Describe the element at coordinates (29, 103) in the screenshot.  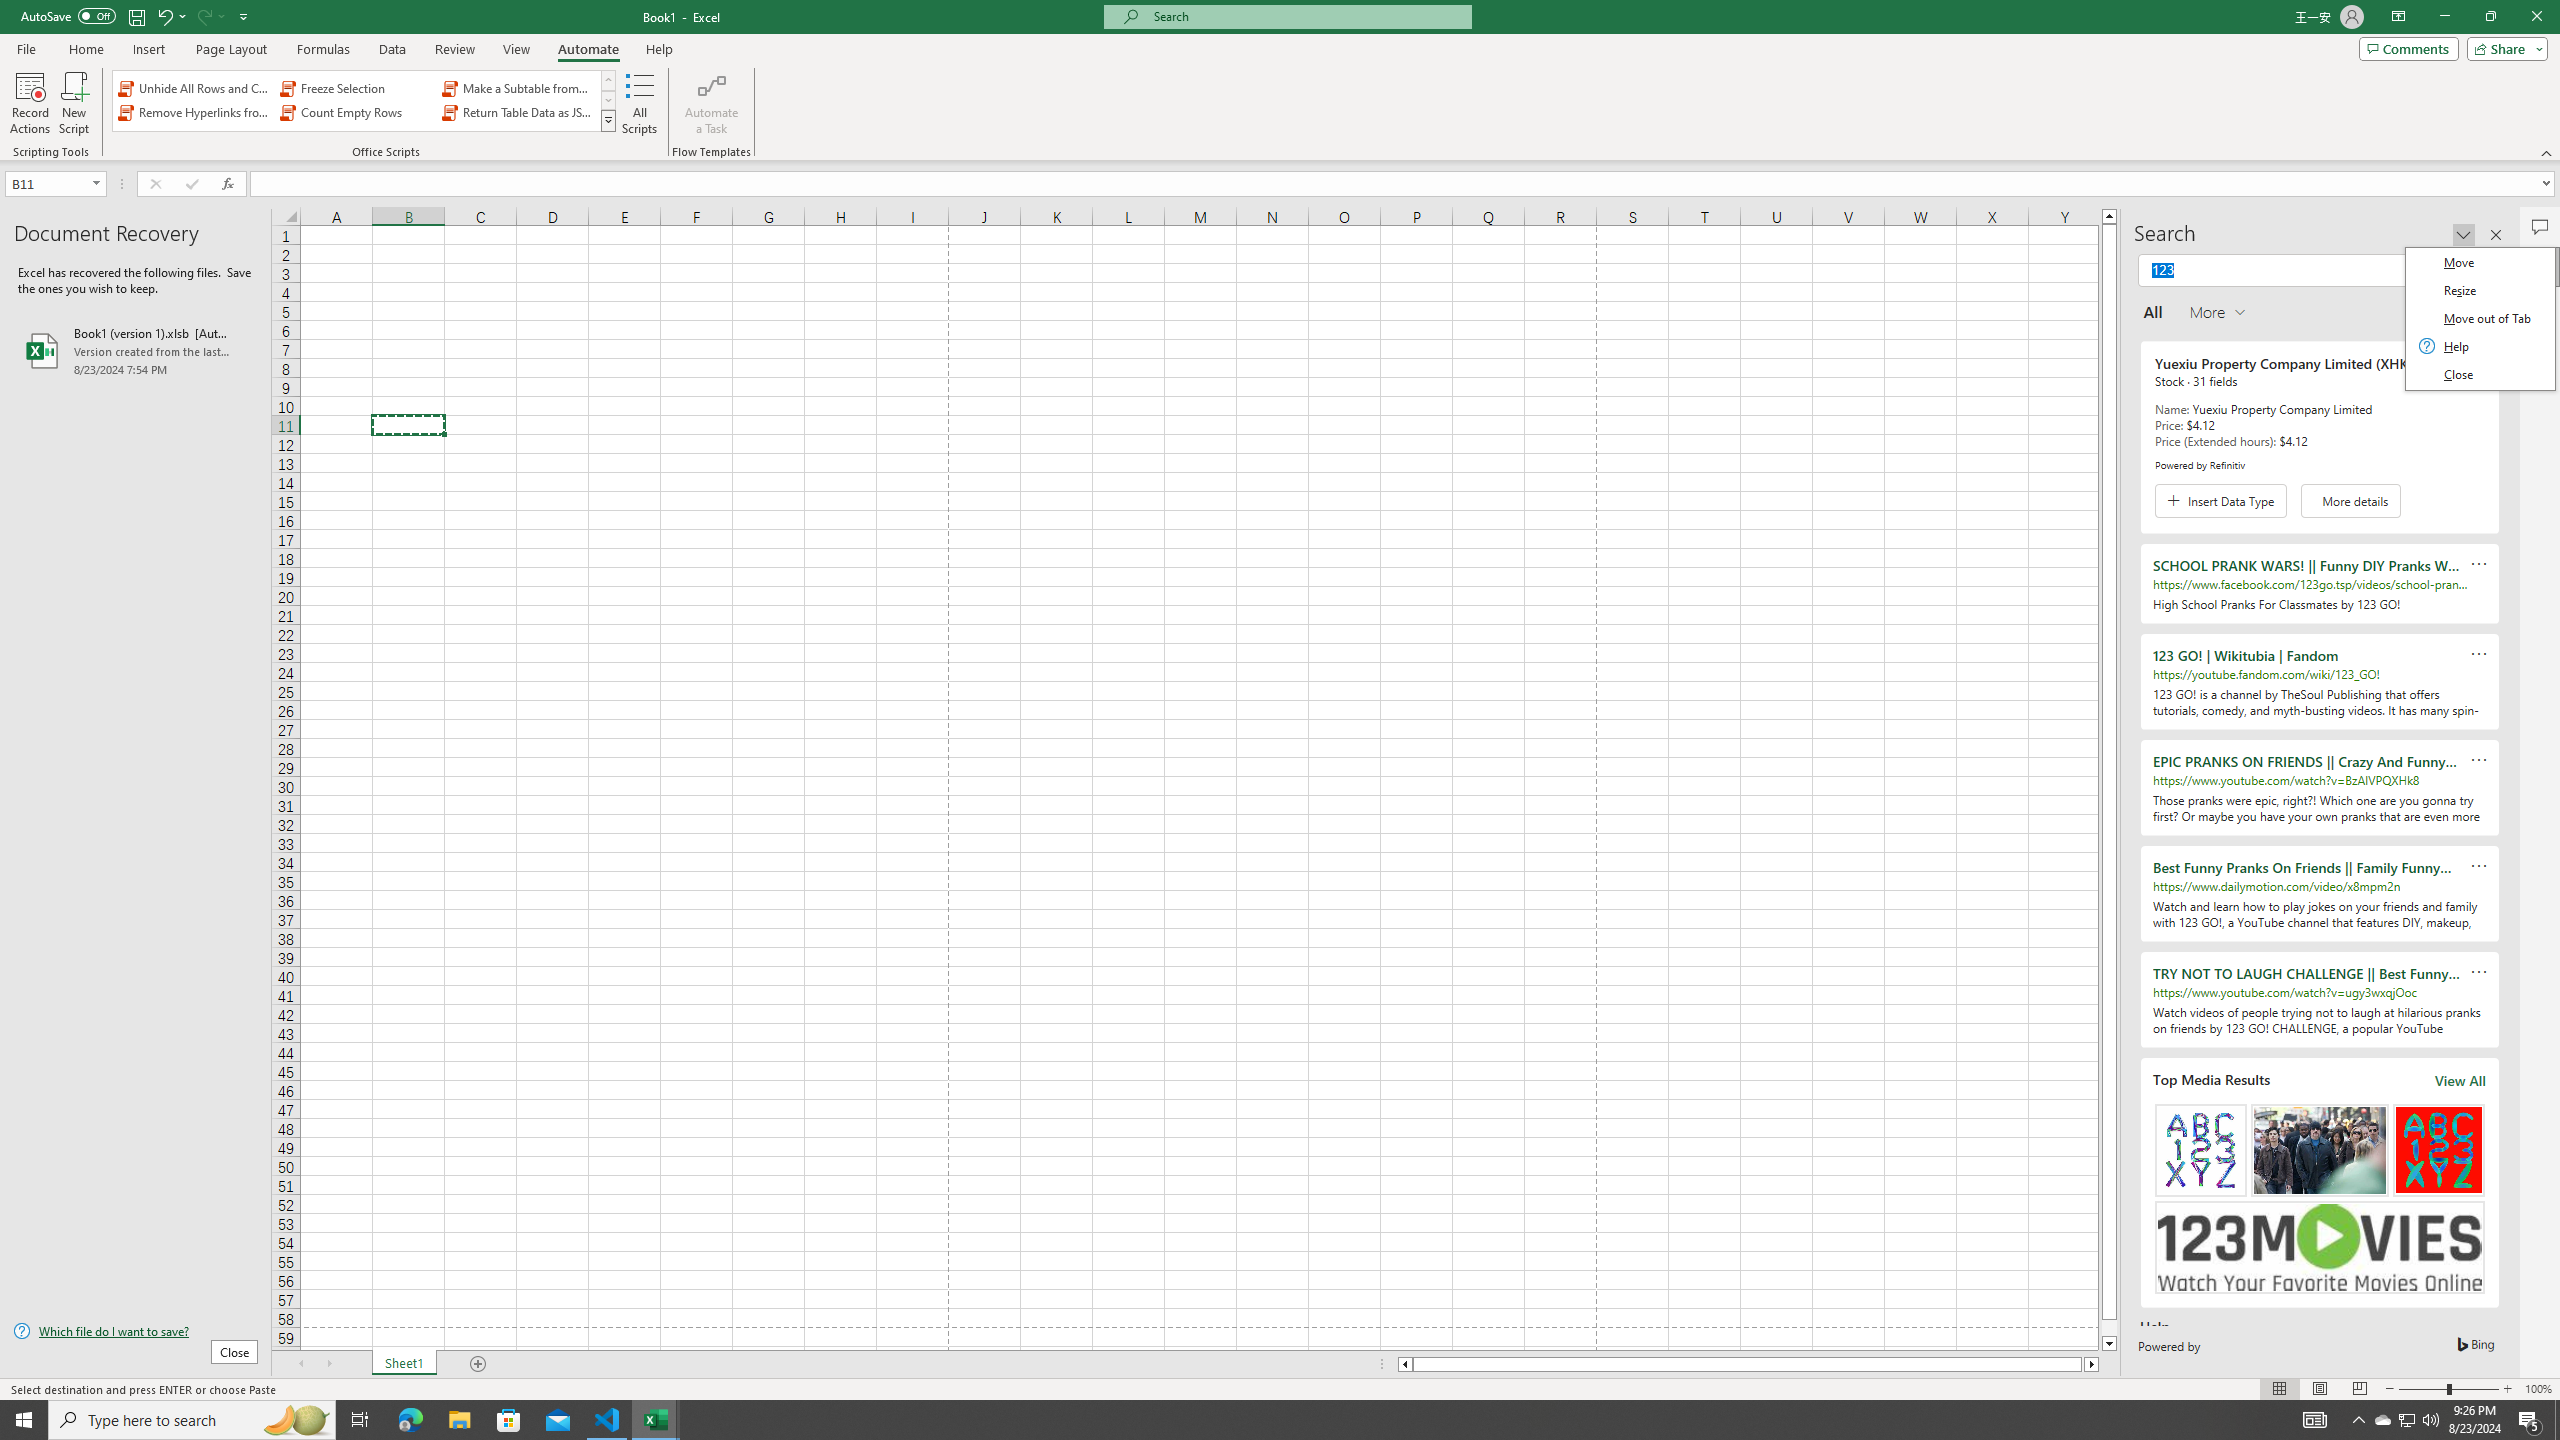
I see `'Record Actions'` at that location.